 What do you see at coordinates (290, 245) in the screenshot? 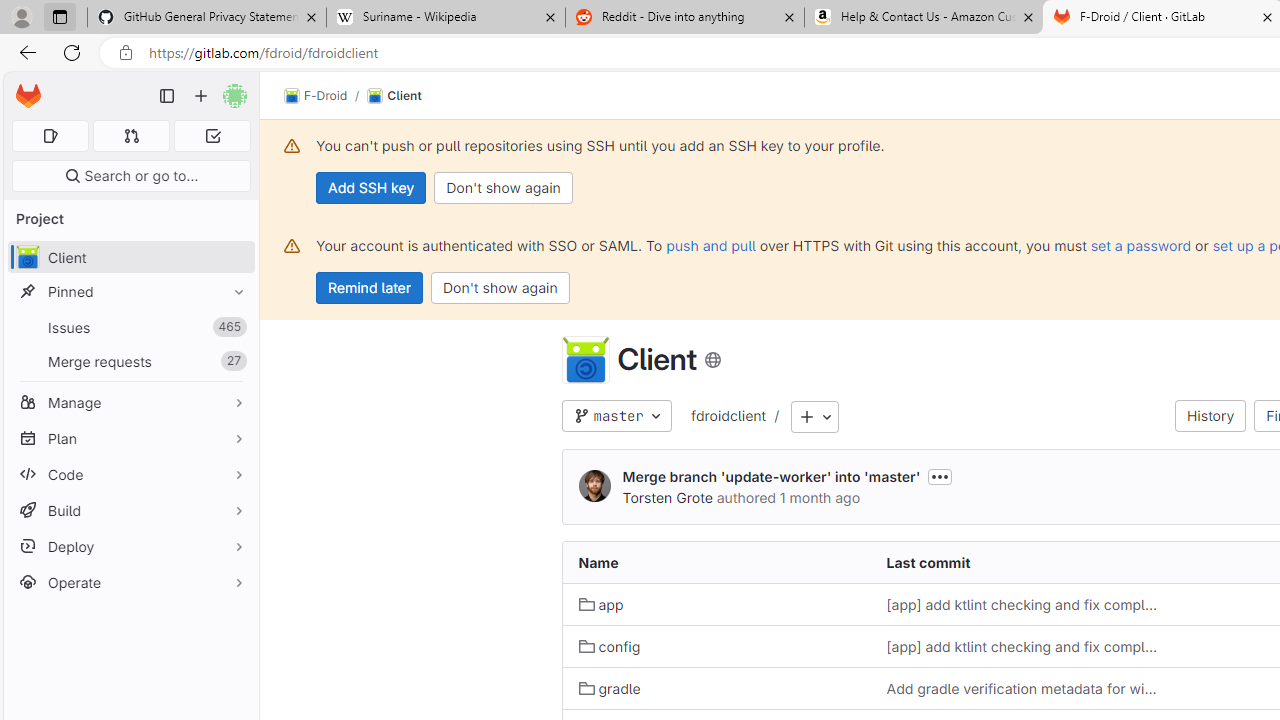
I see `'Class: s16 gl-alert-icon gl-alert-icon-no-title'` at bounding box center [290, 245].